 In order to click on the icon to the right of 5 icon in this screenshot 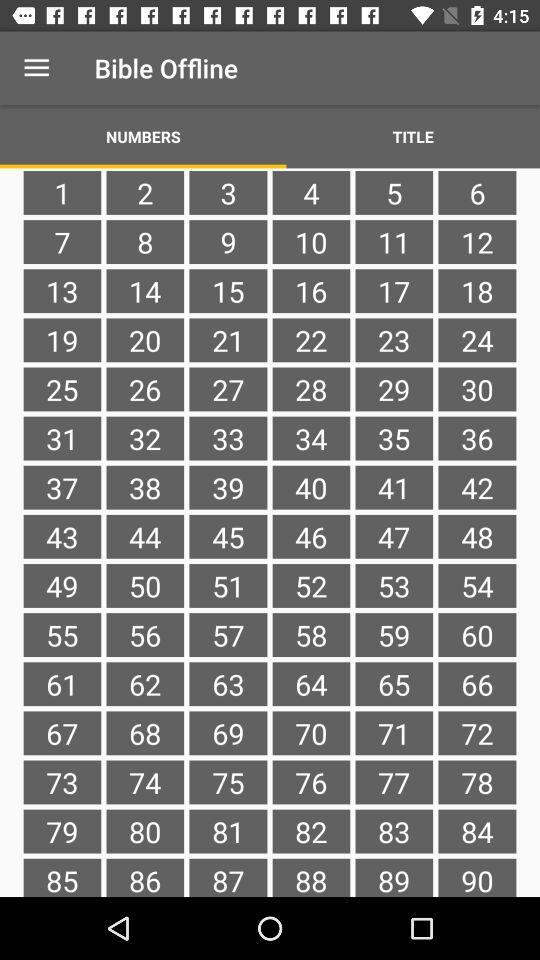, I will do `click(476, 241)`.